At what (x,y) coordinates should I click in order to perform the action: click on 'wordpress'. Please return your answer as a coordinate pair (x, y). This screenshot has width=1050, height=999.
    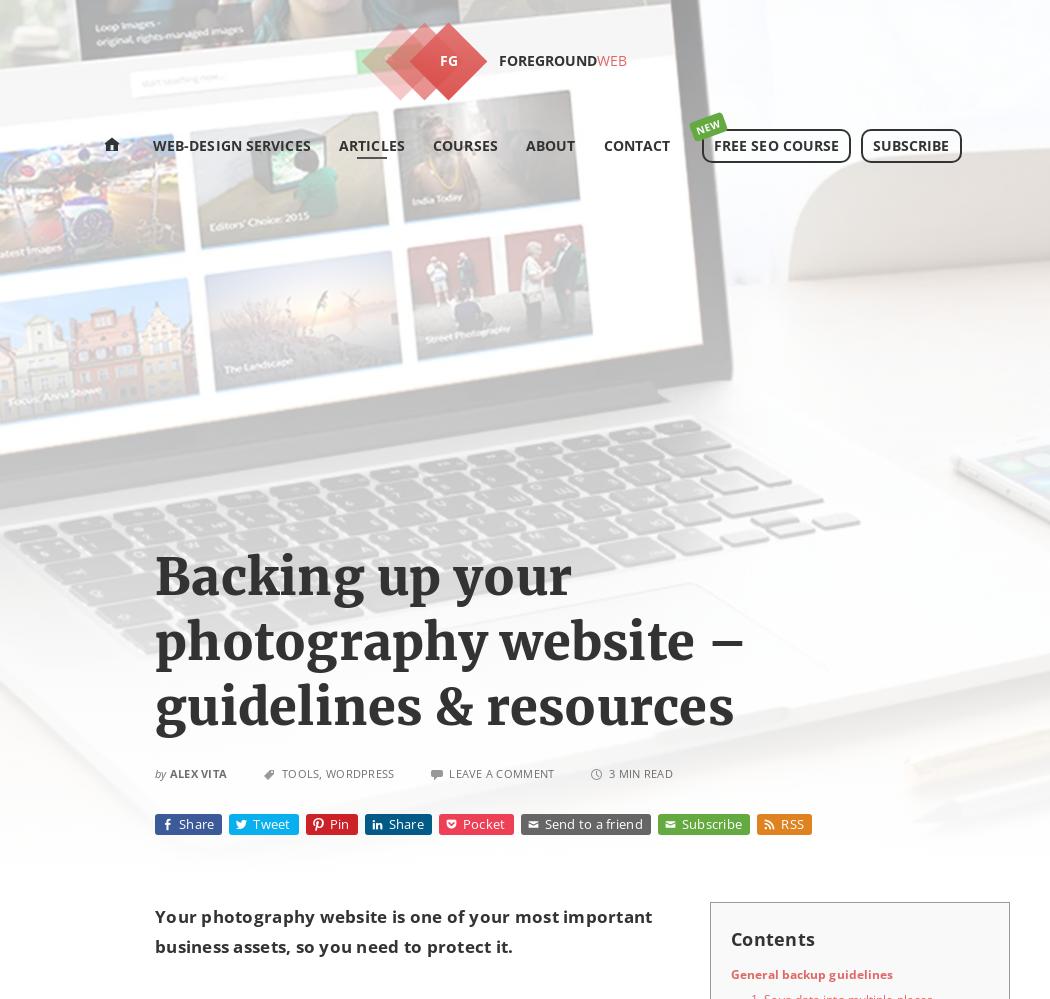
    Looking at the image, I should click on (359, 772).